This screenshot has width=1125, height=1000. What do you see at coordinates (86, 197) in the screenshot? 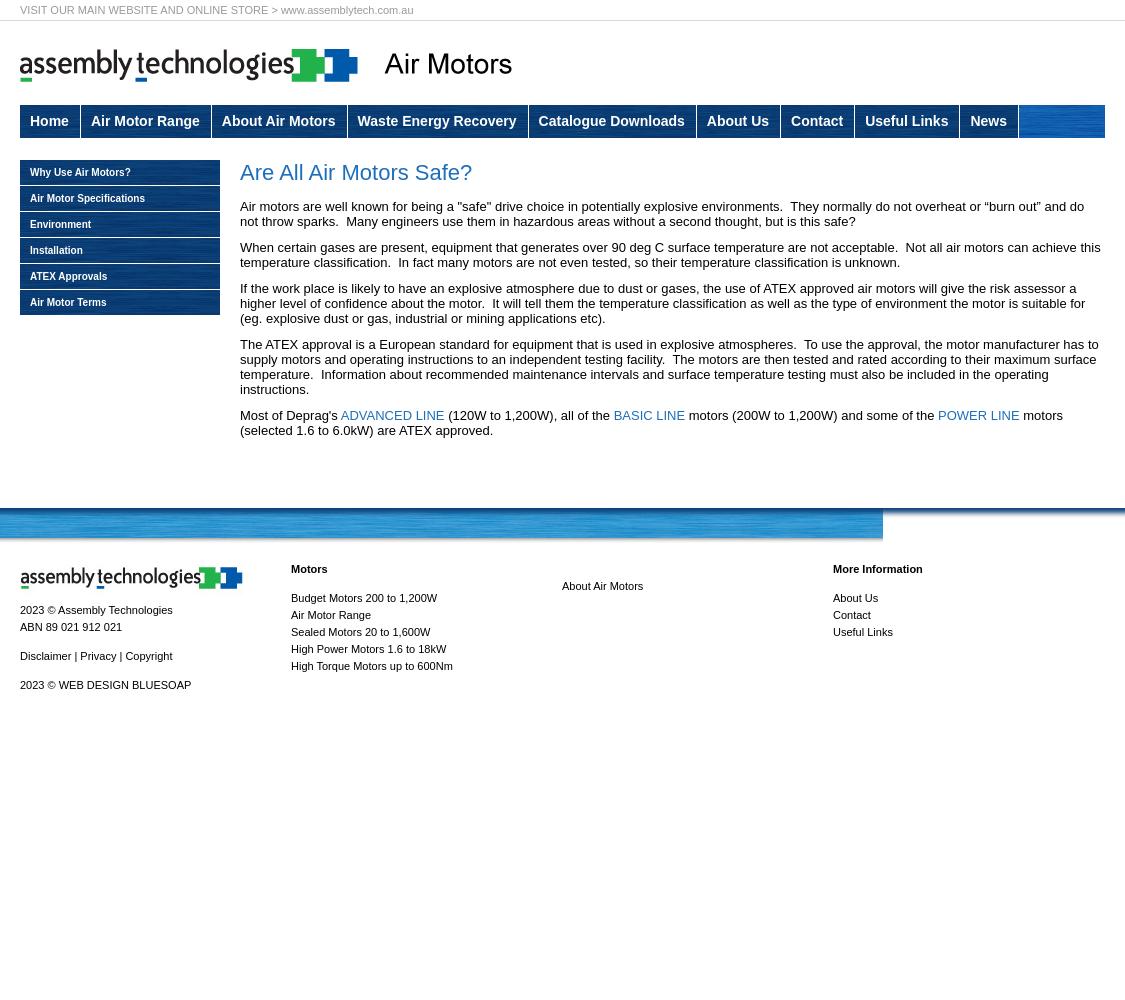
I see `'Air Motor Specifications'` at bounding box center [86, 197].